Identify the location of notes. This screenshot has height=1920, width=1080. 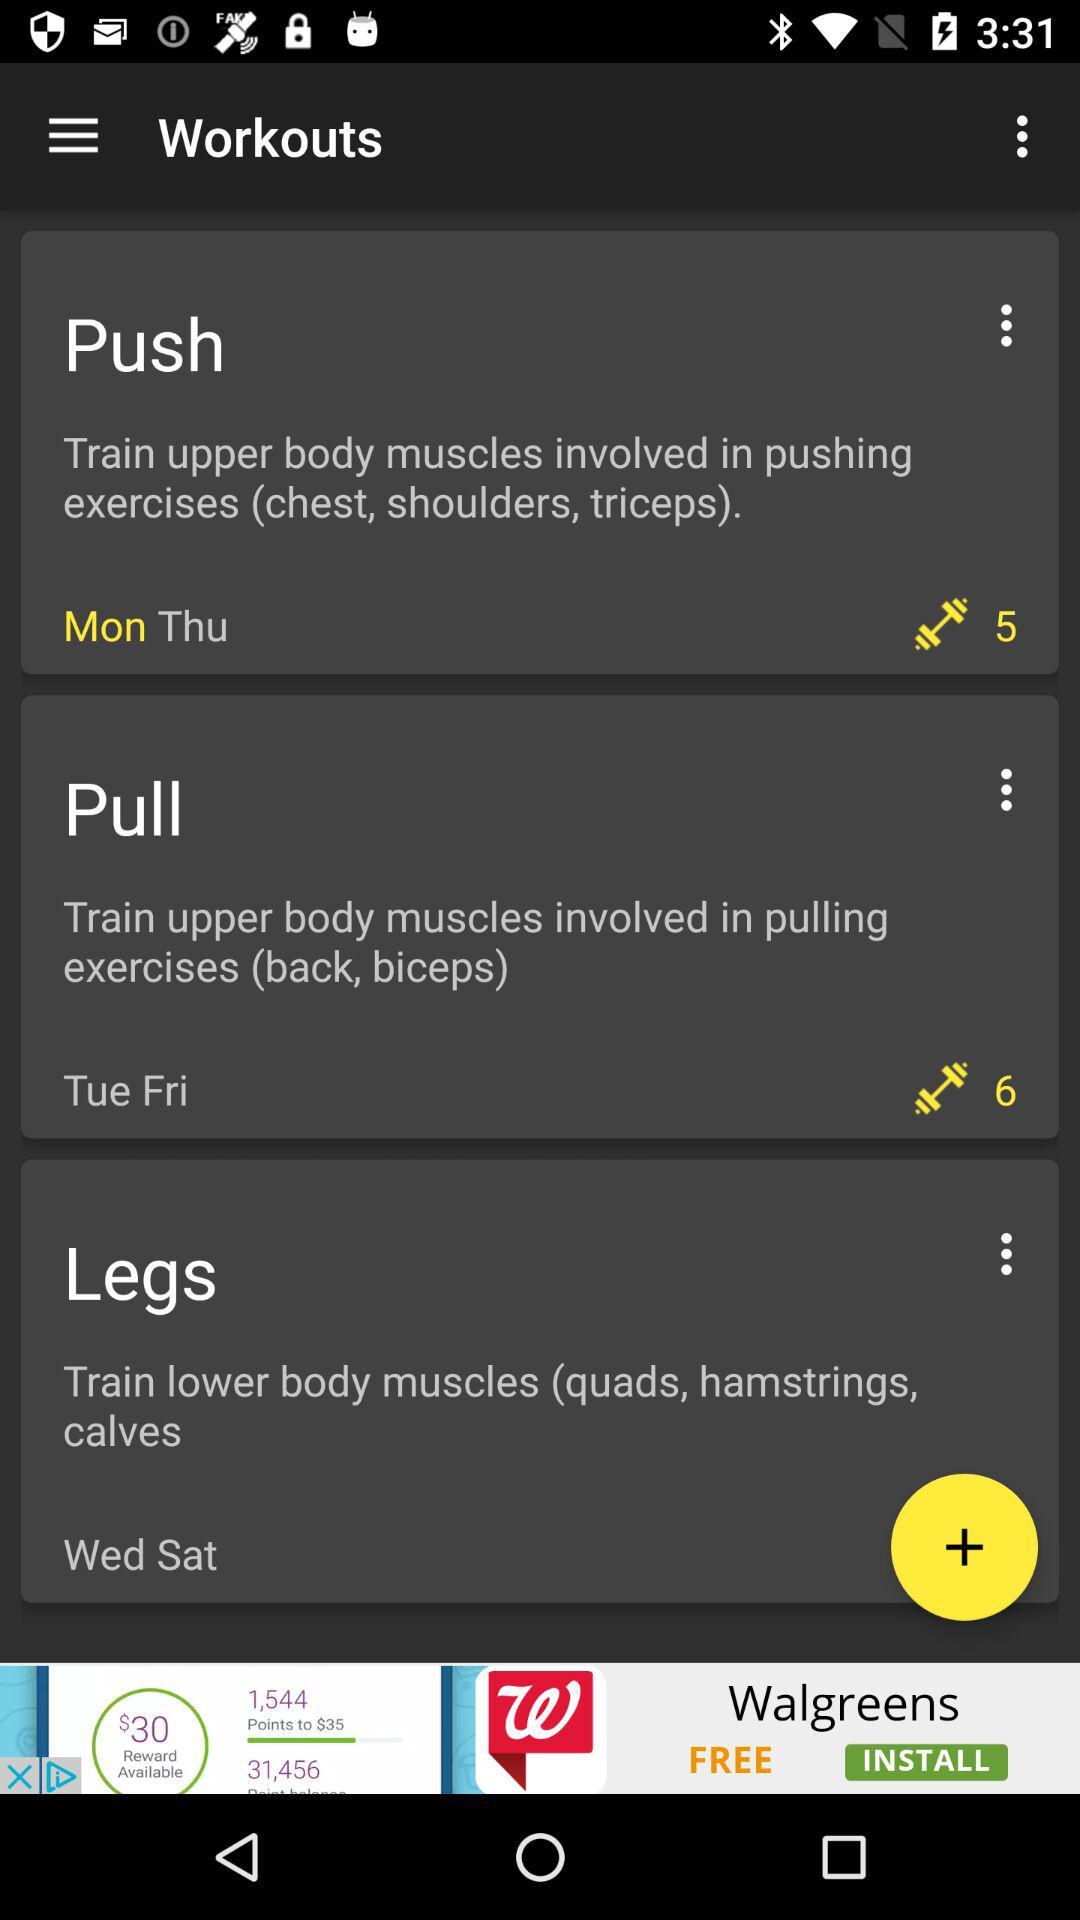
(963, 1546).